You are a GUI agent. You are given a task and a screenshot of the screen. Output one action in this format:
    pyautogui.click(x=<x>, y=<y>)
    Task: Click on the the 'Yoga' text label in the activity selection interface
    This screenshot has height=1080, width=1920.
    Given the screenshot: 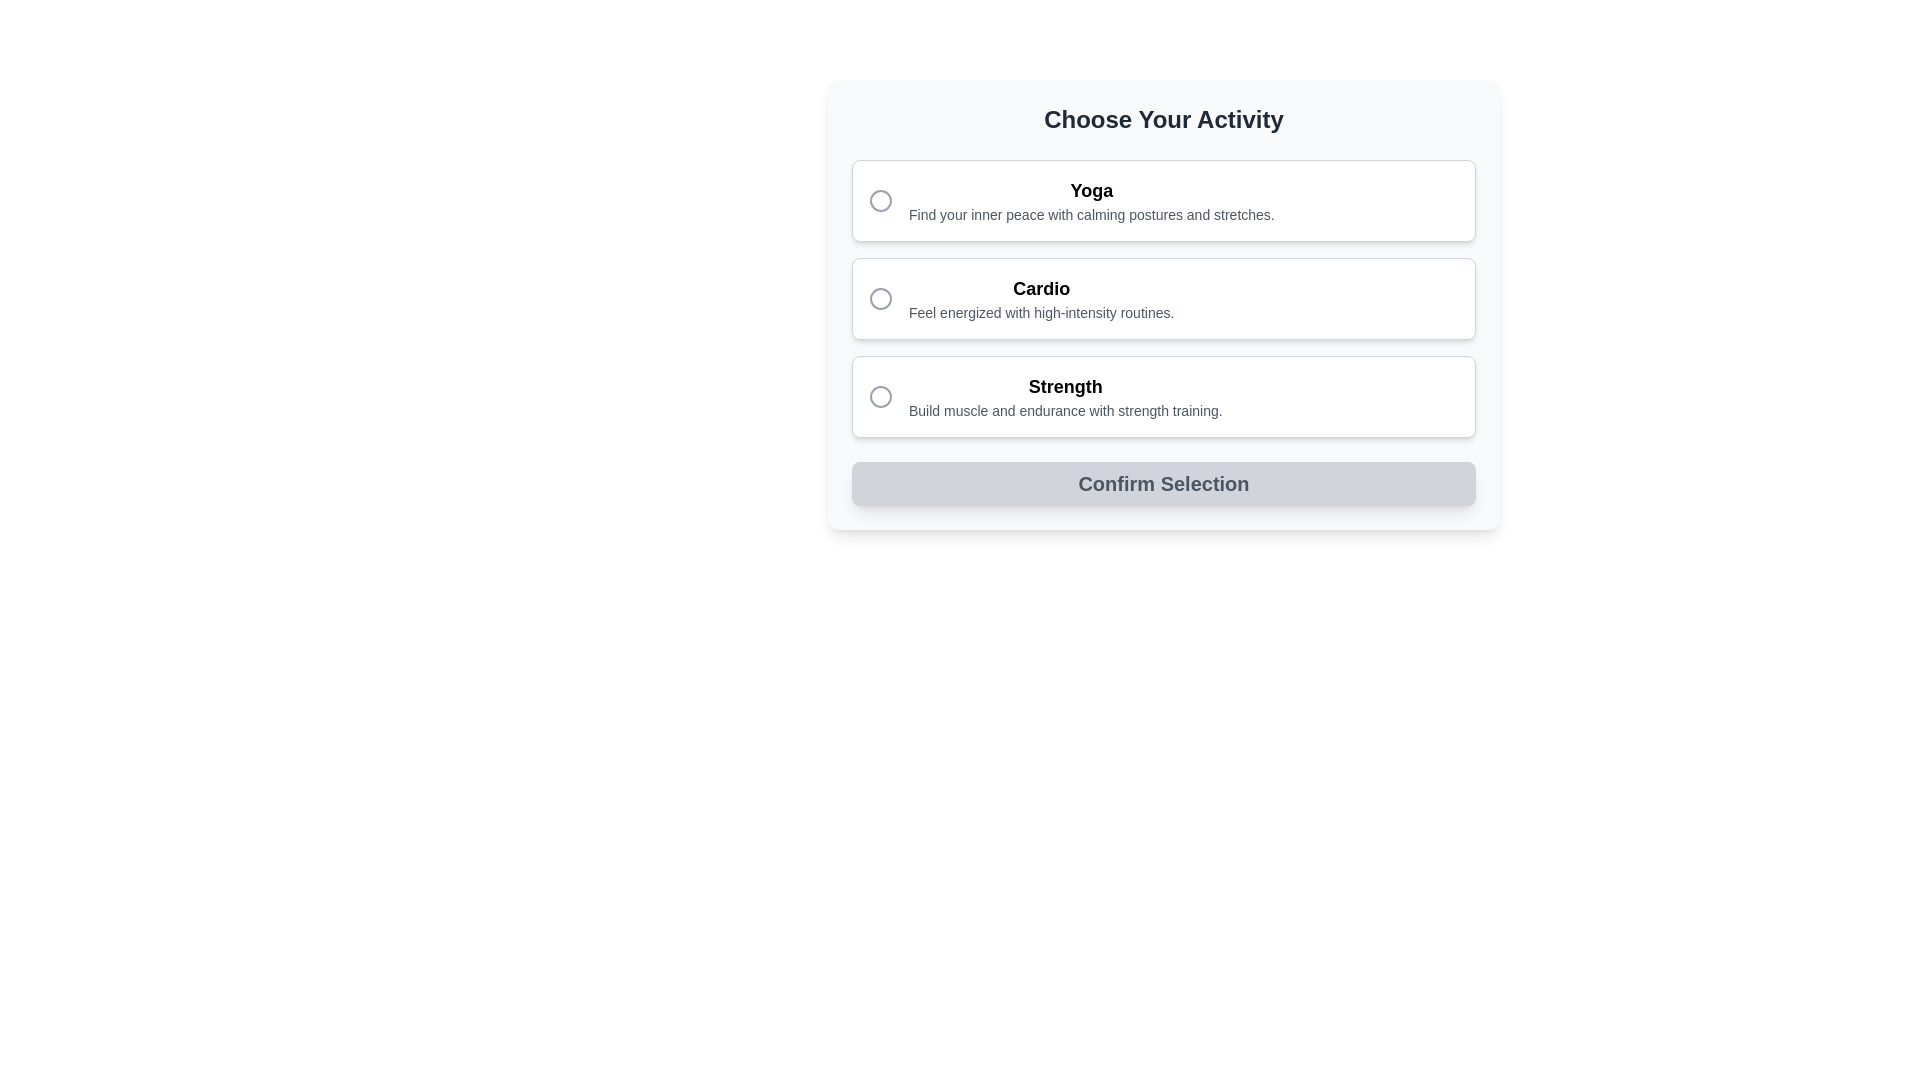 What is the action you would take?
    pyautogui.click(x=1090, y=191)
    